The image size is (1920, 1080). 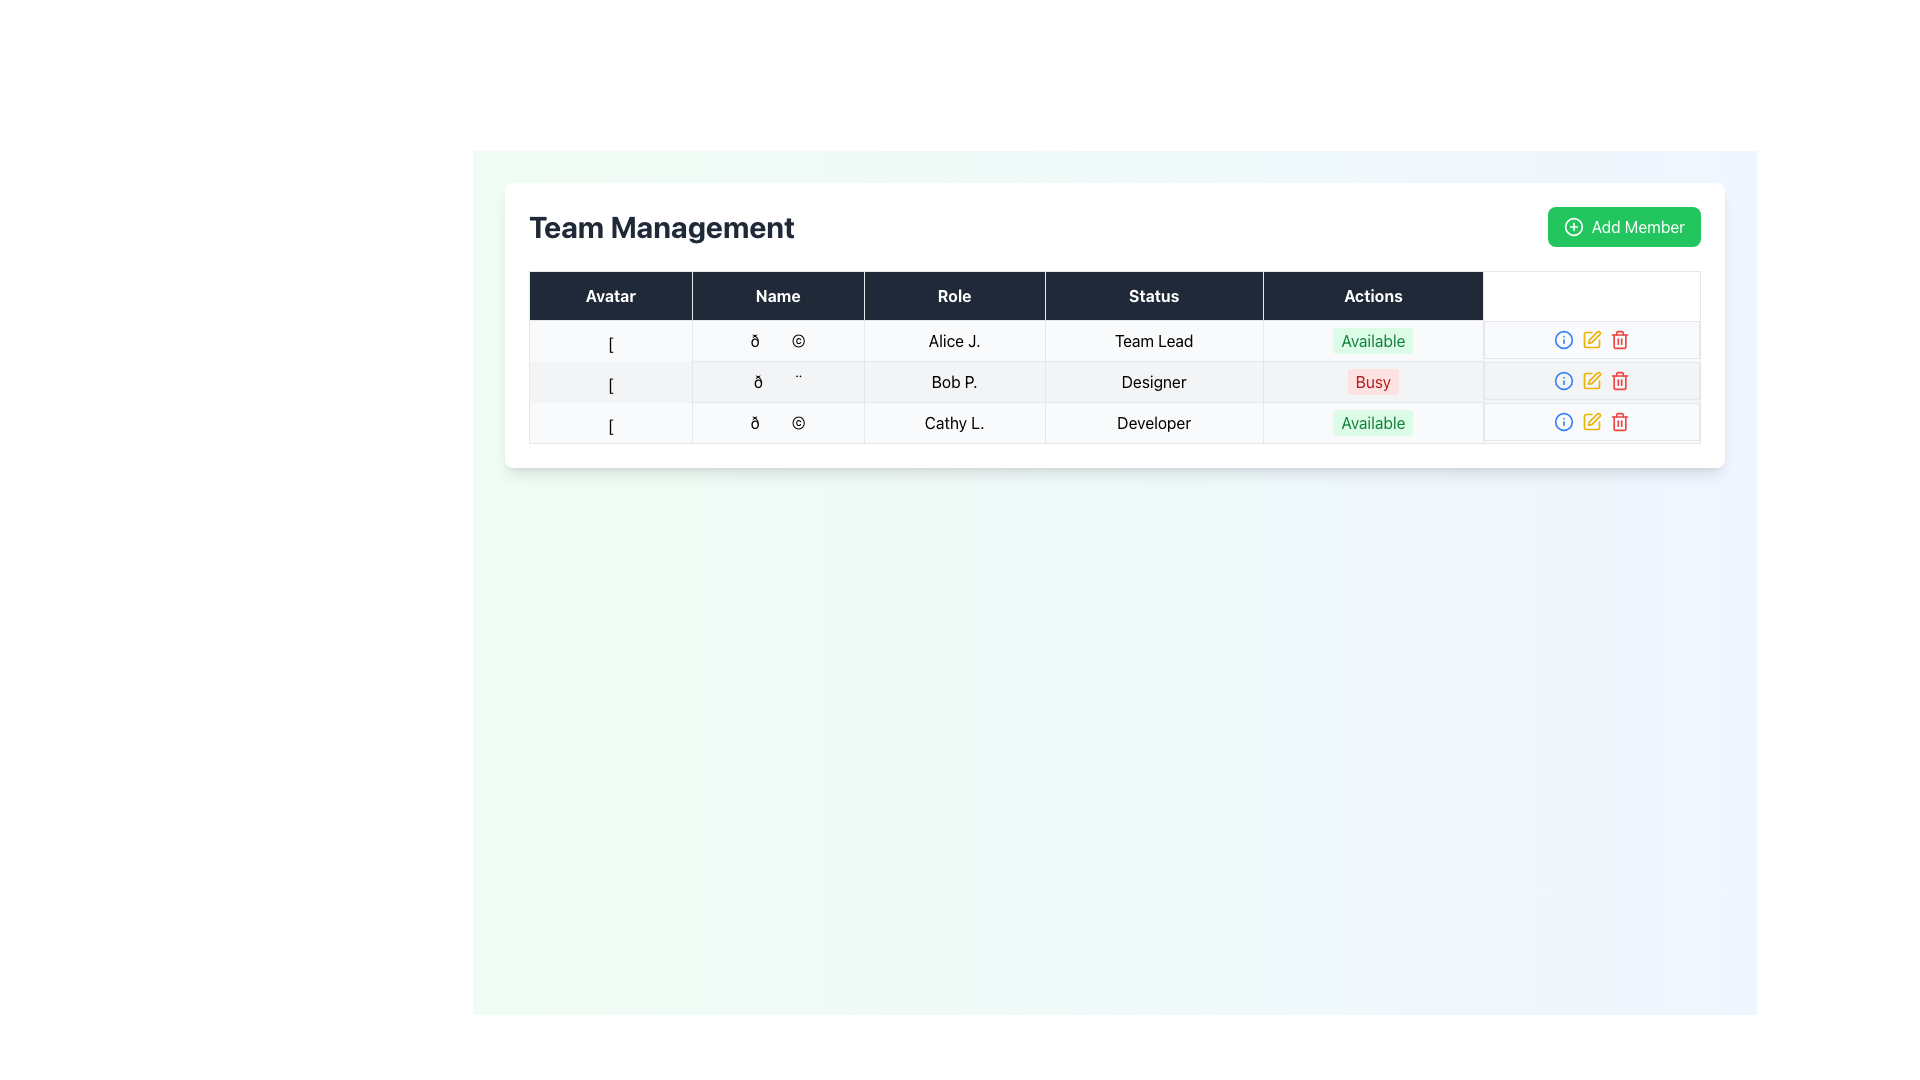 I want to click on the Circle SVG graphical element located in the 'Actions' column of the second row of the table, so click(x=1563, y=338).